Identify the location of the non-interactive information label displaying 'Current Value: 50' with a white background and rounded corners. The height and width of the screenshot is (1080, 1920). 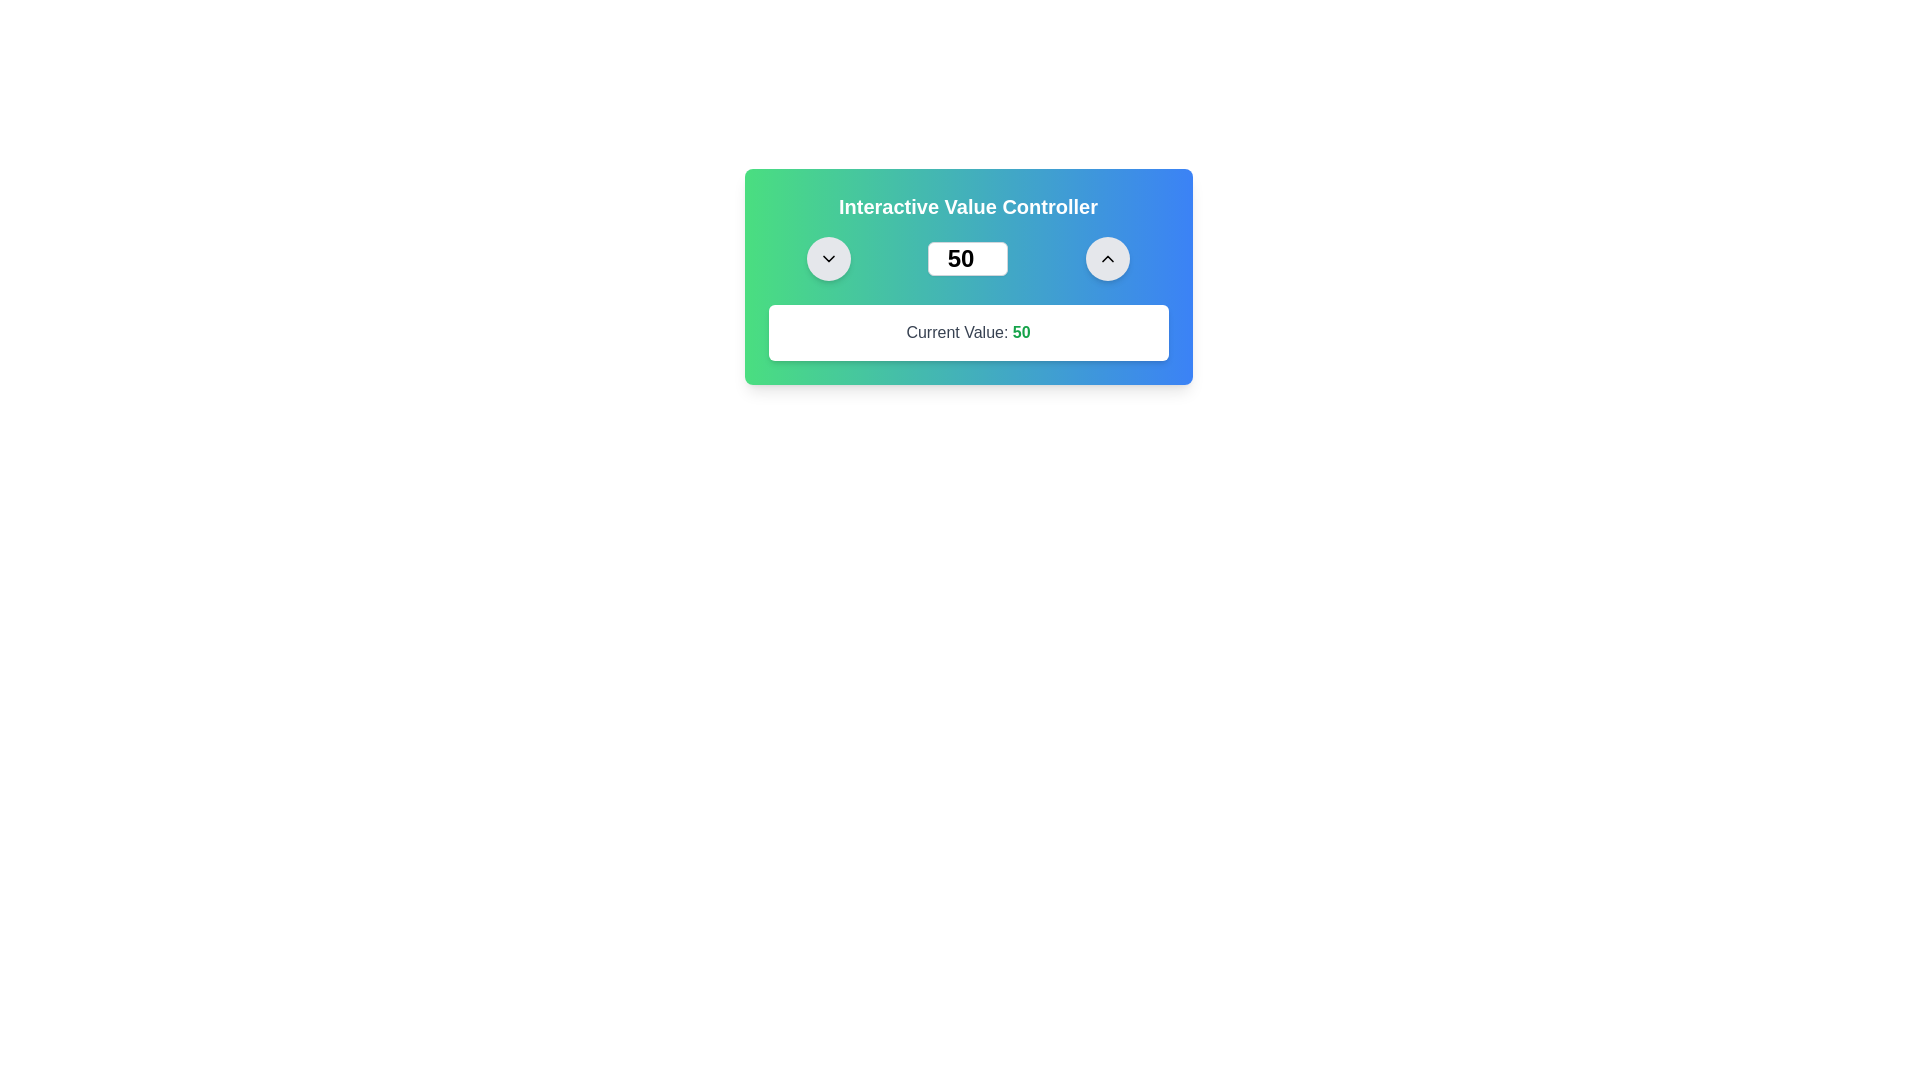
(968, 331).